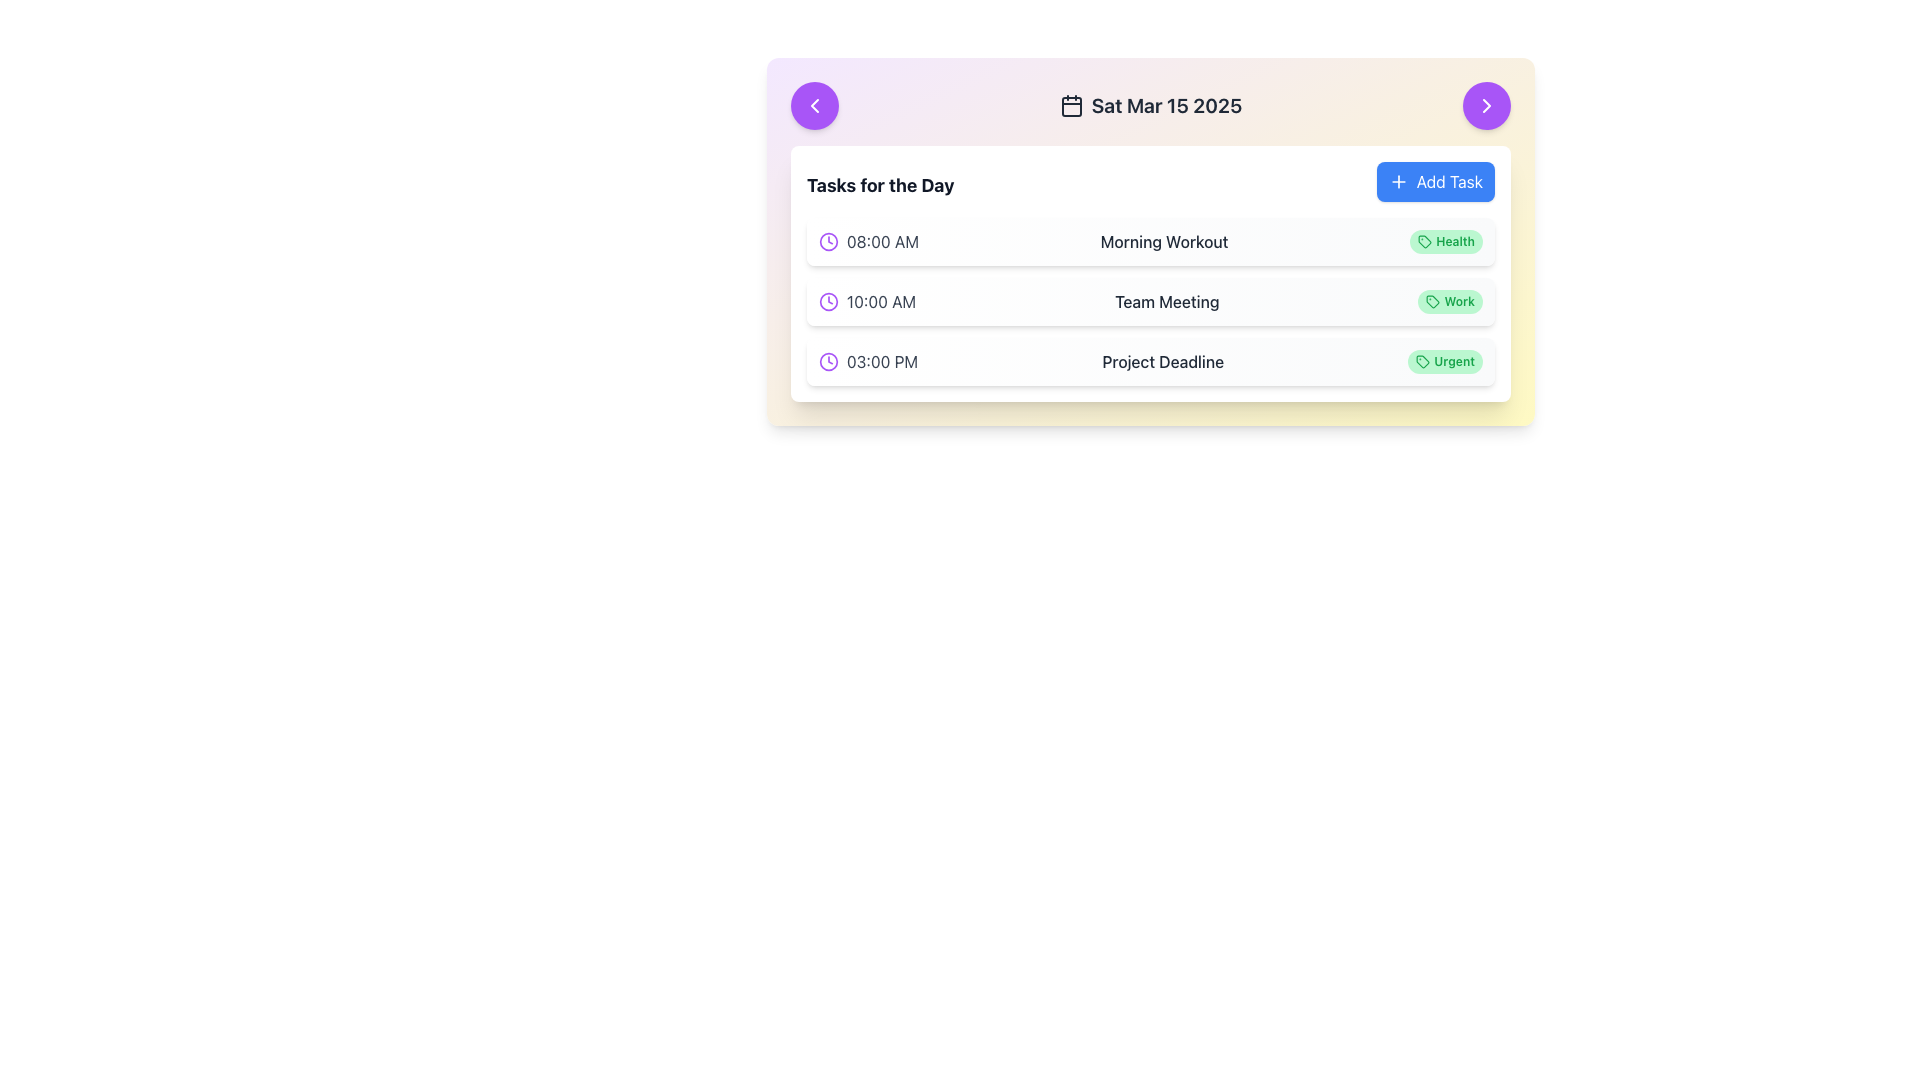  I want to click on the time icon representing the task entry 'Team Meeting', which is located in the second row of the schedule under the heading 'Tasks for the Day', so click(829, 301).